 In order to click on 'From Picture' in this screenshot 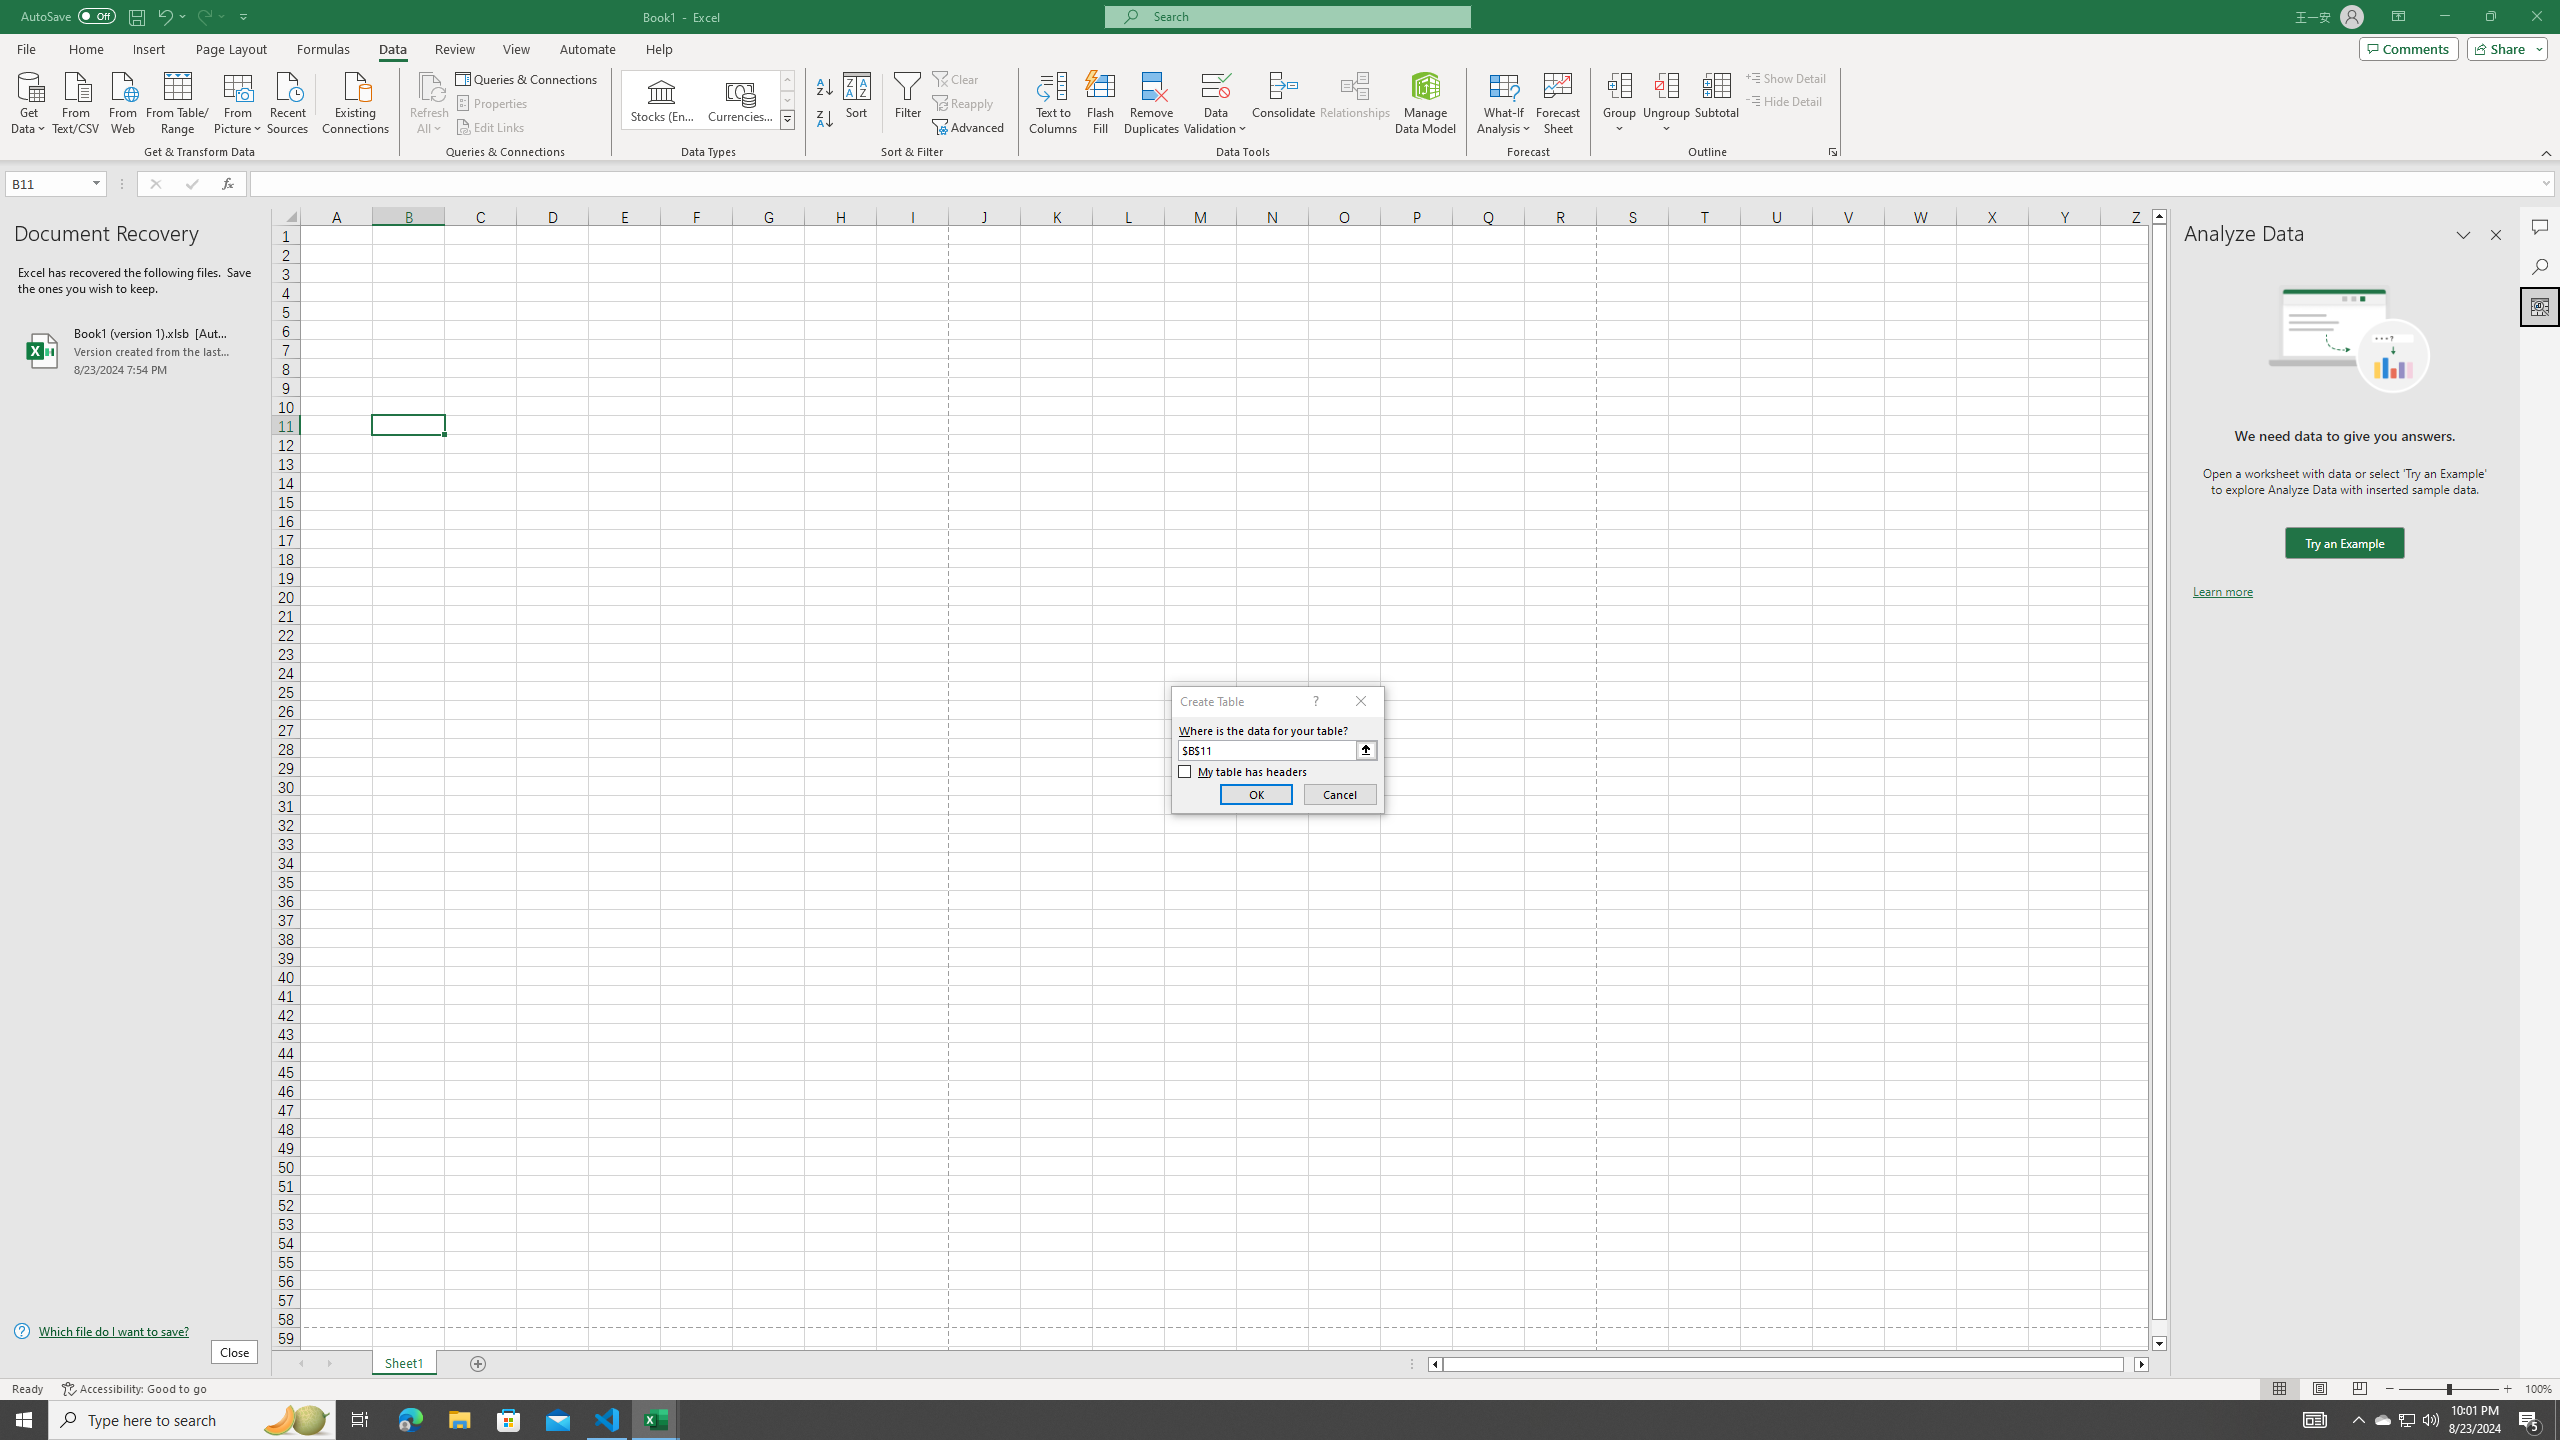, I will do `click(239, 100)`.